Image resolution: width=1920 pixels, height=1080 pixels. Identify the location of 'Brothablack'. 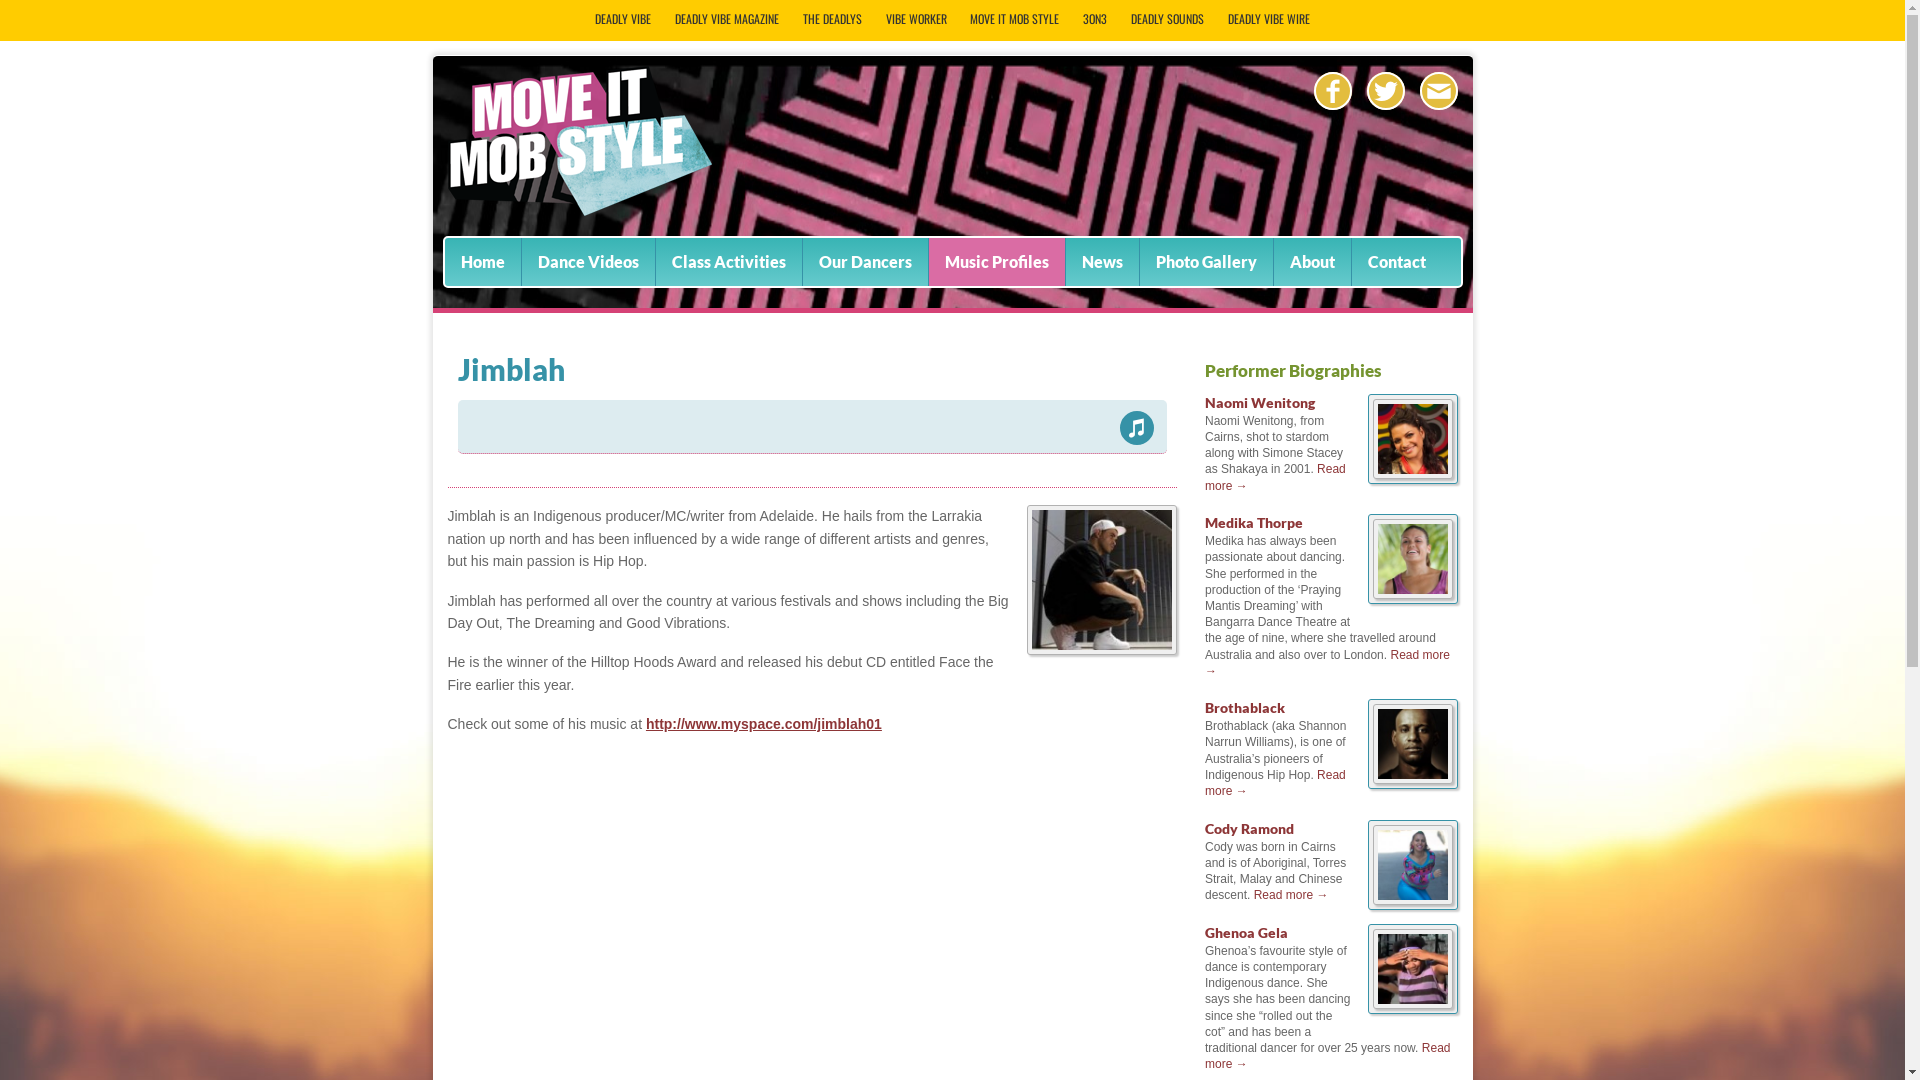
(1203, 706).